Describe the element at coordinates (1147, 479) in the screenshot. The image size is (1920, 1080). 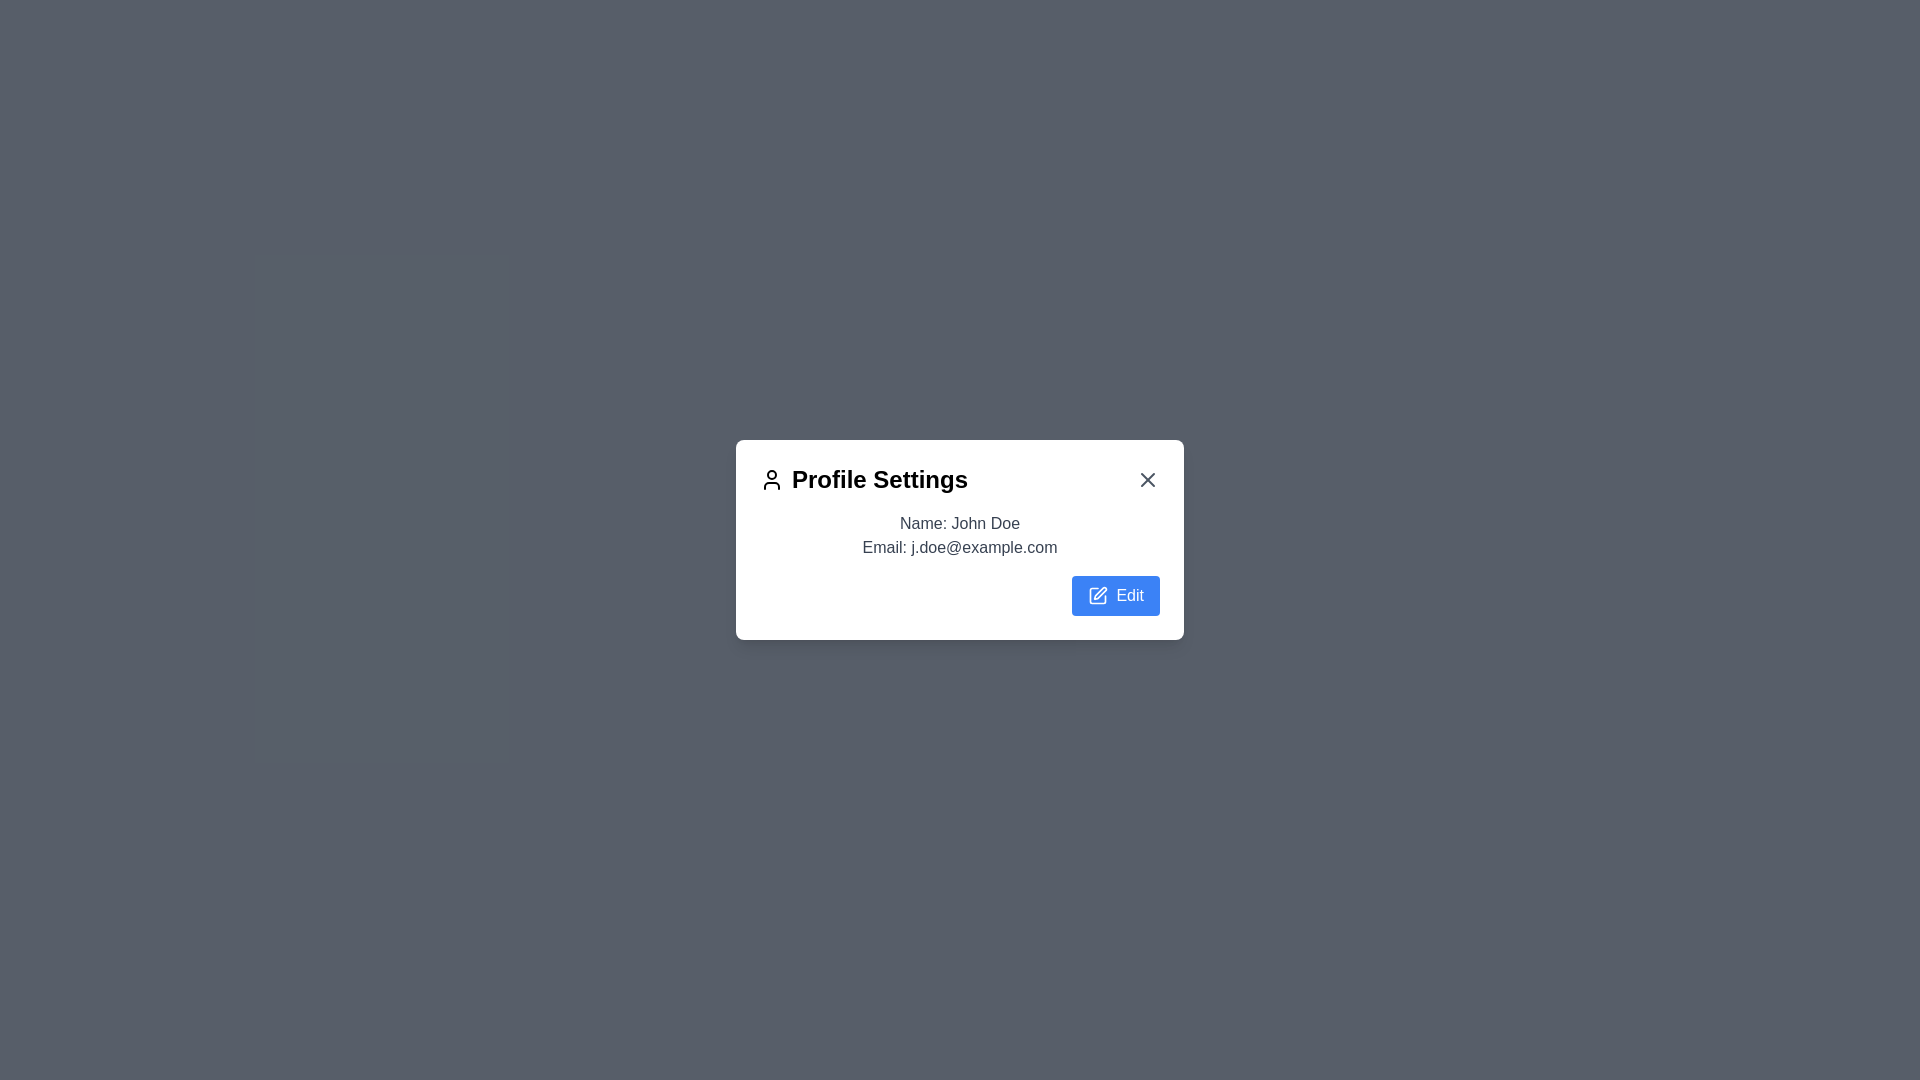
I see `the Close icon located in the top-right corner of the 'Profile Settings' modal` at that location.